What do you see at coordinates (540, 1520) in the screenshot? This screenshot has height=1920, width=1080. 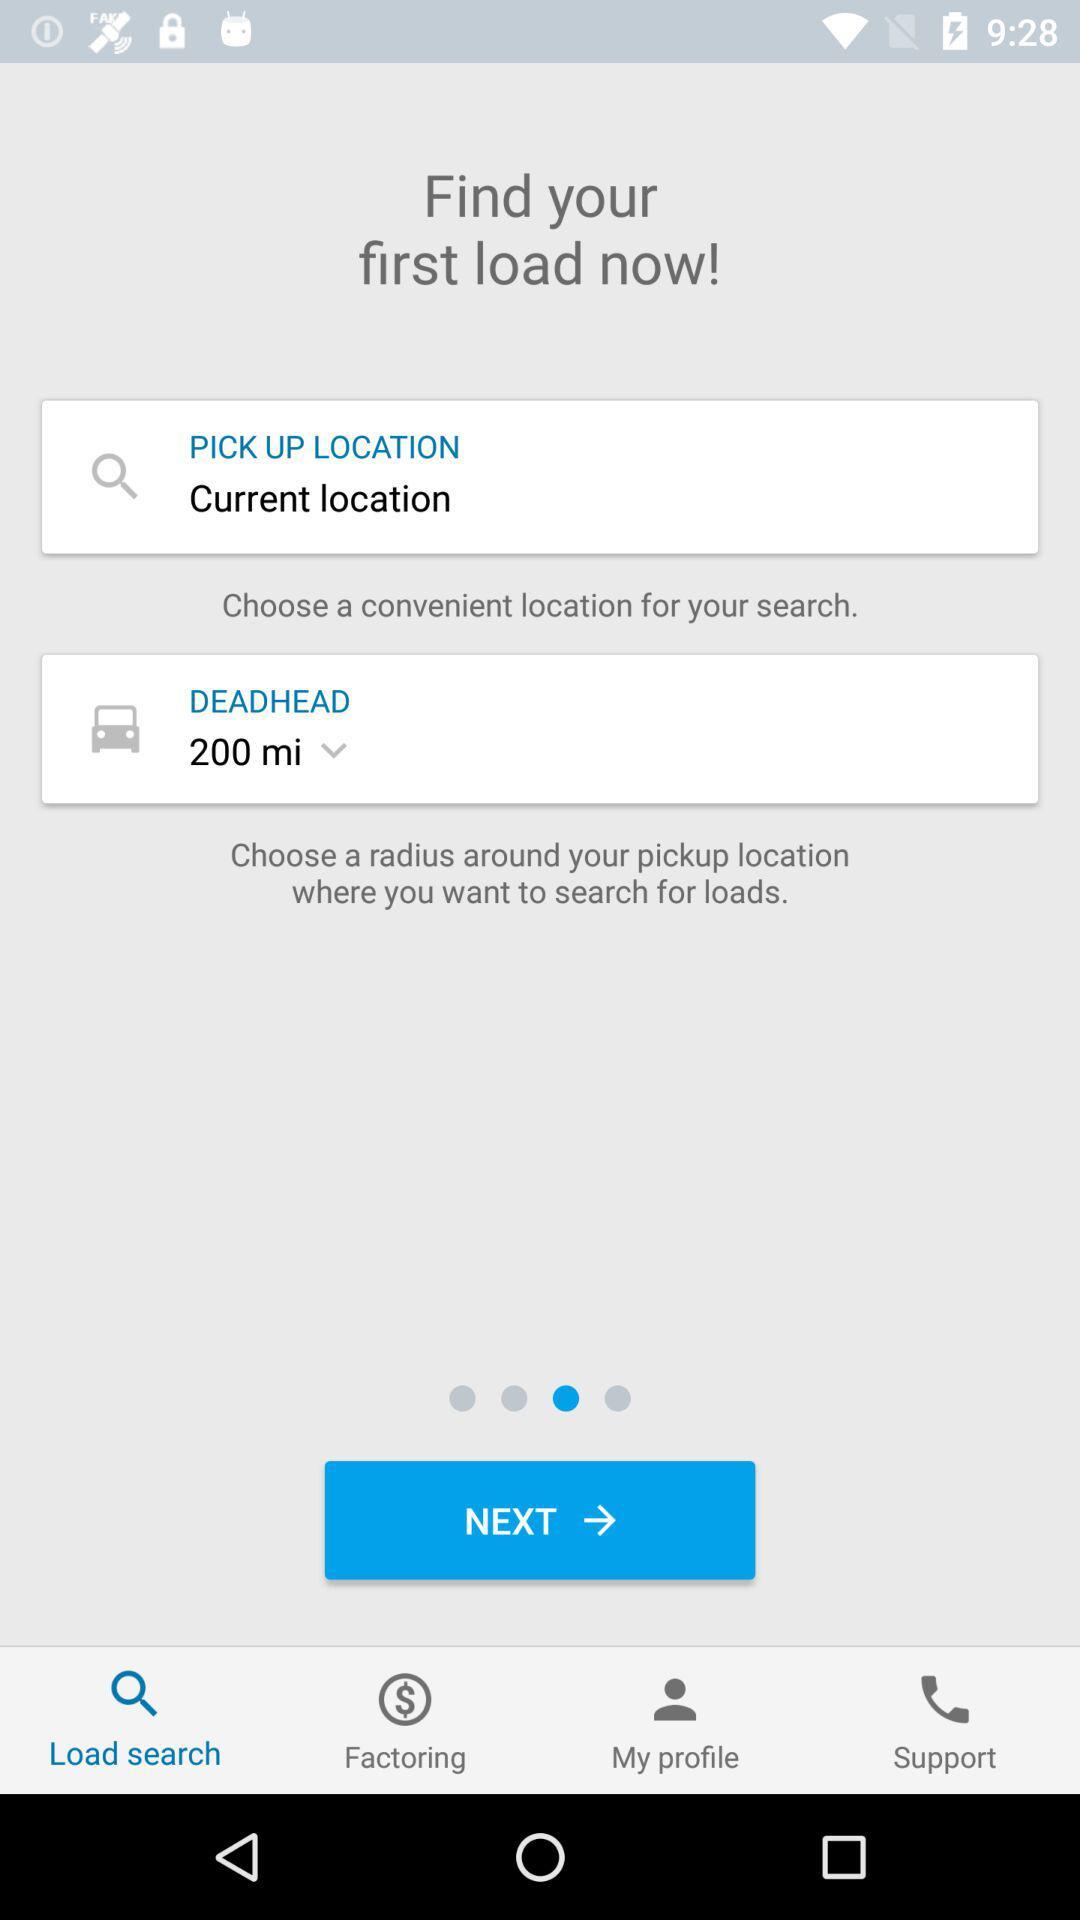 I see `the next` at bounding box center [540, 1520].